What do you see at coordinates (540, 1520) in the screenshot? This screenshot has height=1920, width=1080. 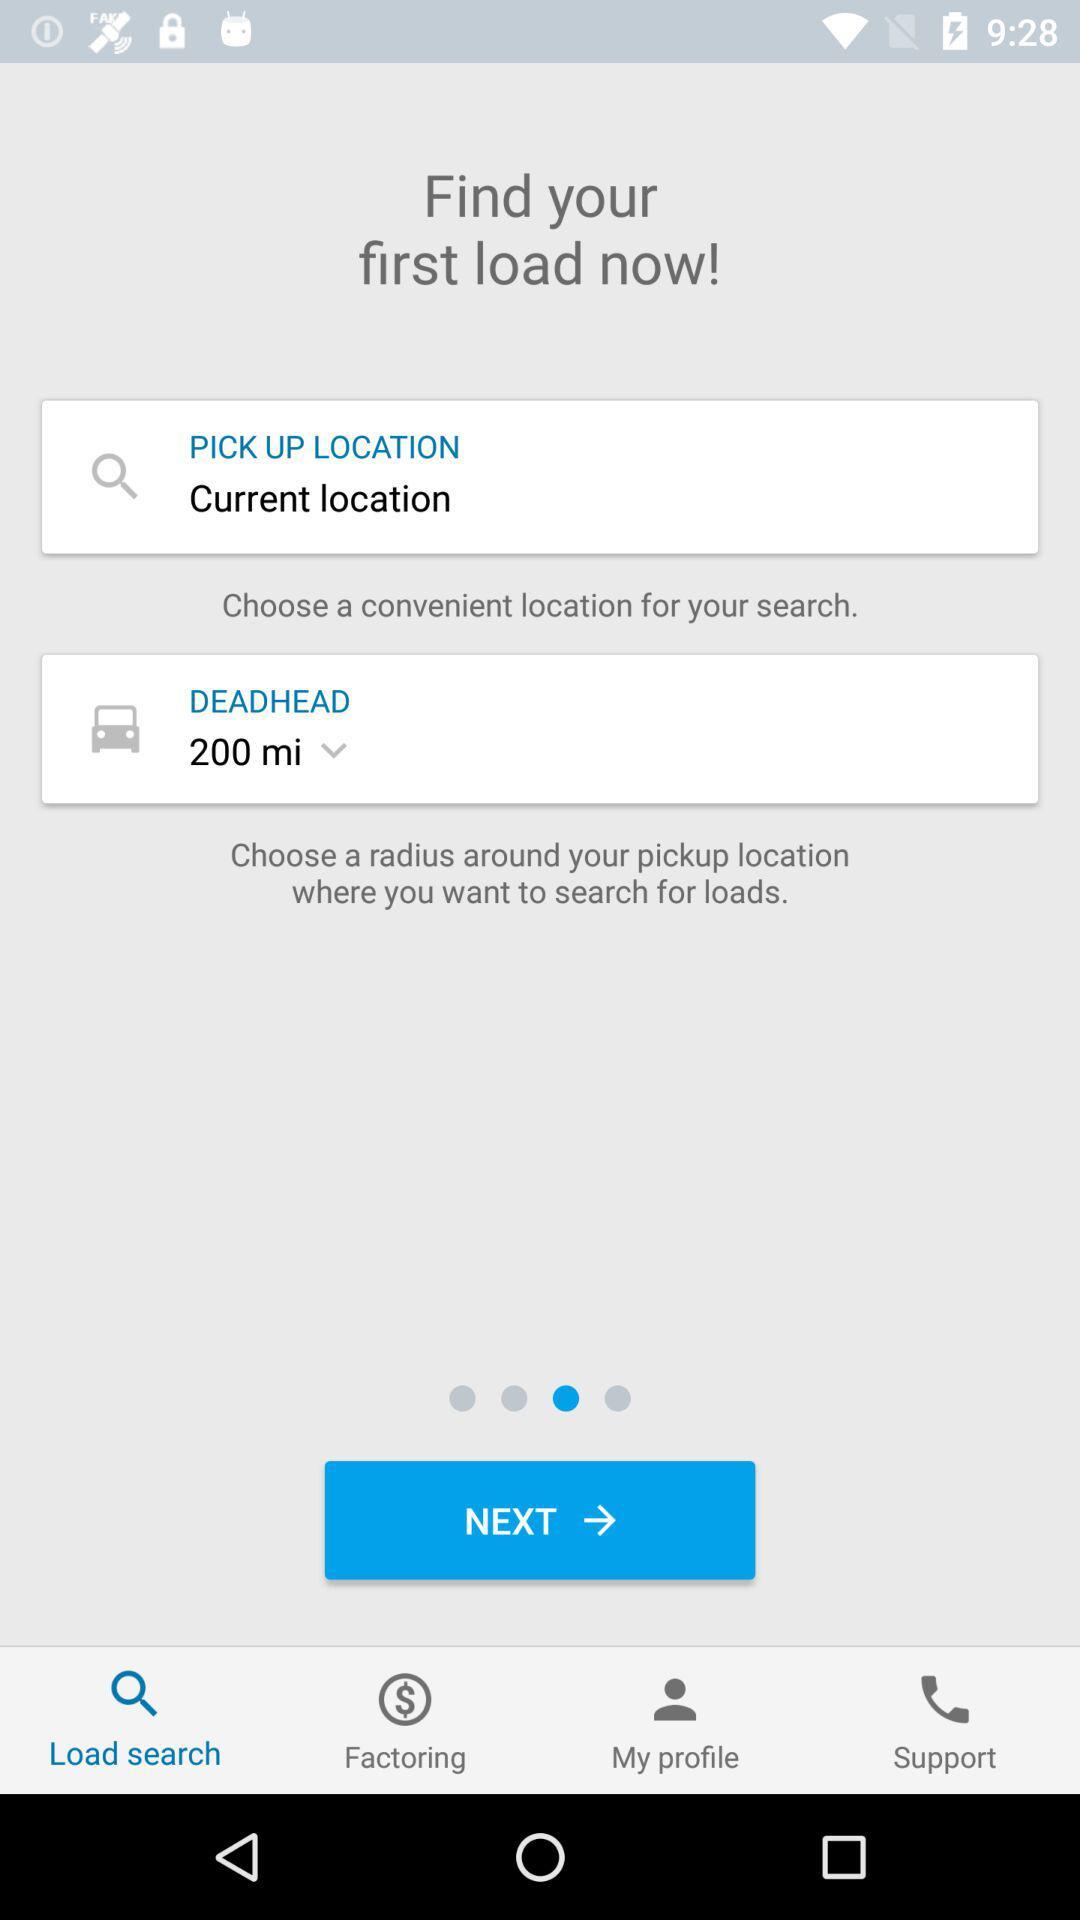 I see `the next` at bounding box center [540, 1520].